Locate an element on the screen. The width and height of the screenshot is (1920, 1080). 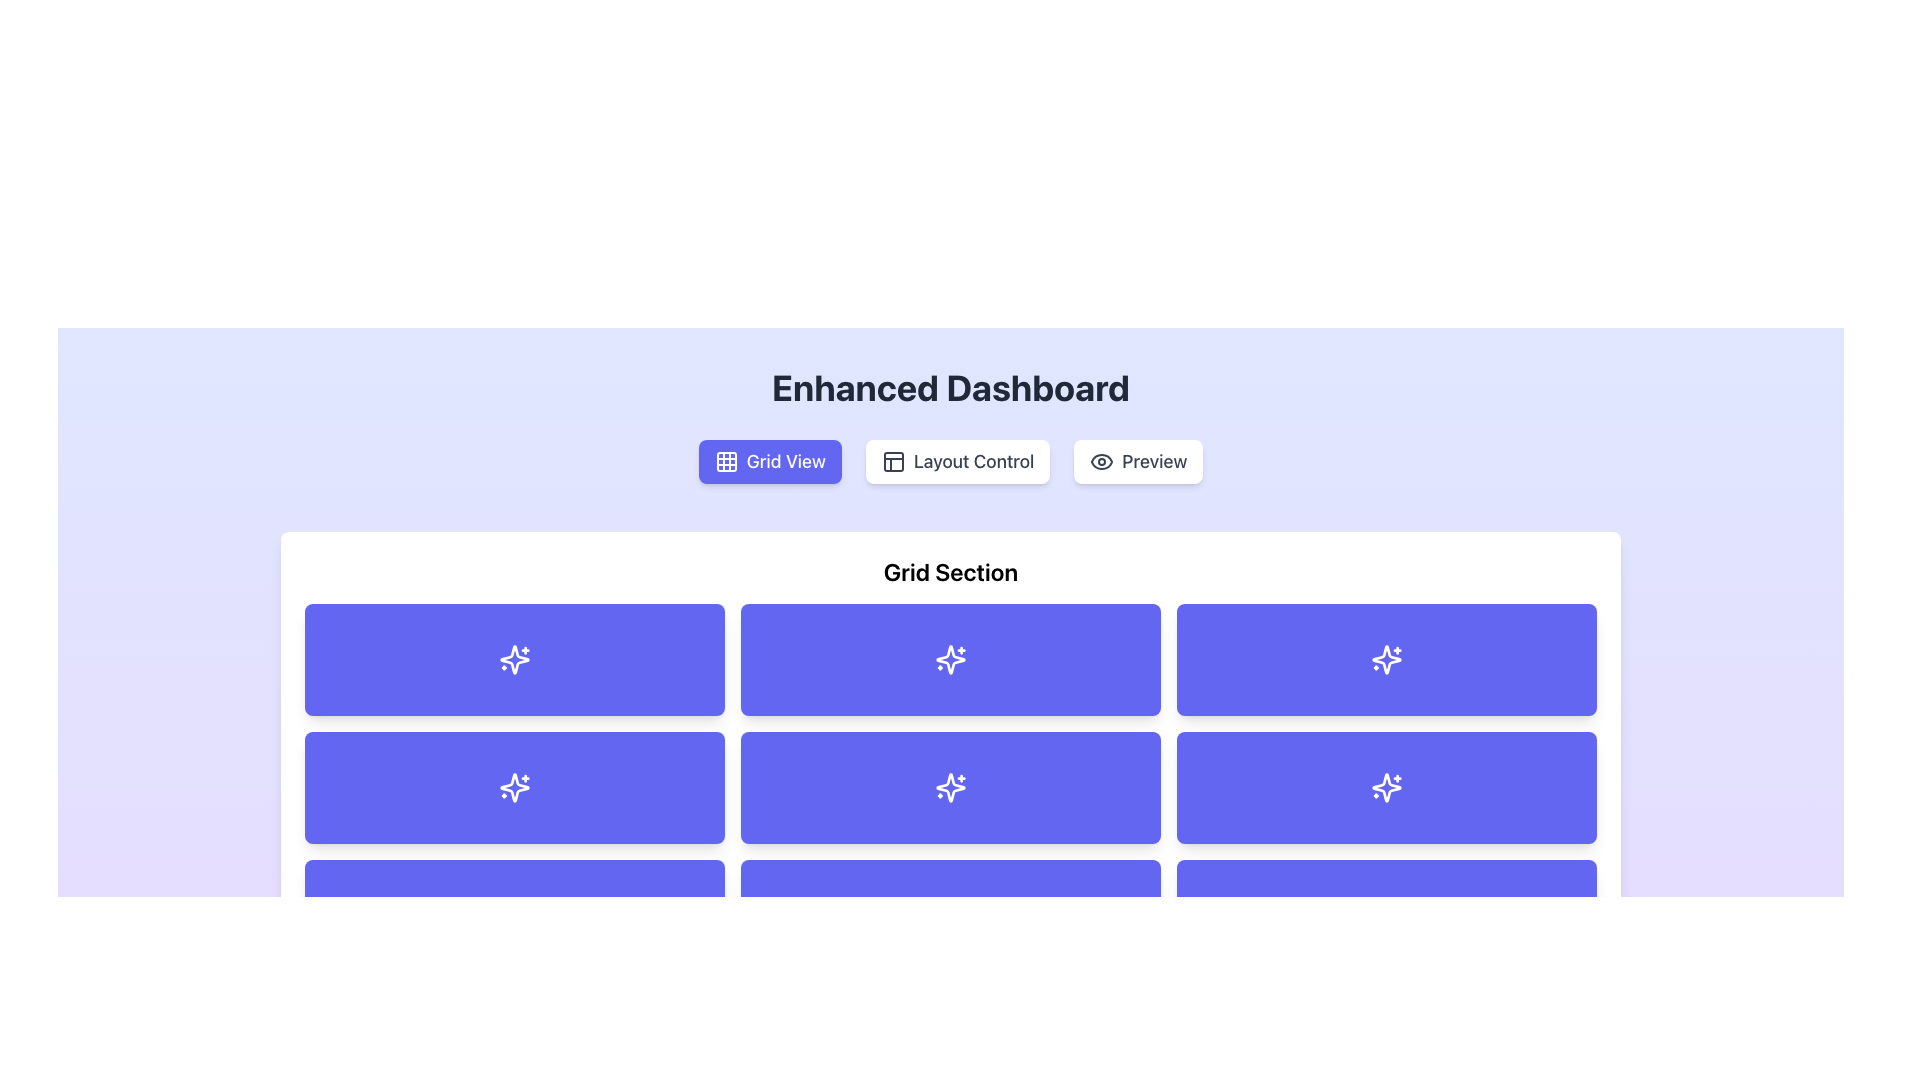
the small dashboard icon with a white background and dark border located in the center-left of the 'Layout Control' section, between 'Grid View' and 'Preview' is located at coordinates (892, 462).